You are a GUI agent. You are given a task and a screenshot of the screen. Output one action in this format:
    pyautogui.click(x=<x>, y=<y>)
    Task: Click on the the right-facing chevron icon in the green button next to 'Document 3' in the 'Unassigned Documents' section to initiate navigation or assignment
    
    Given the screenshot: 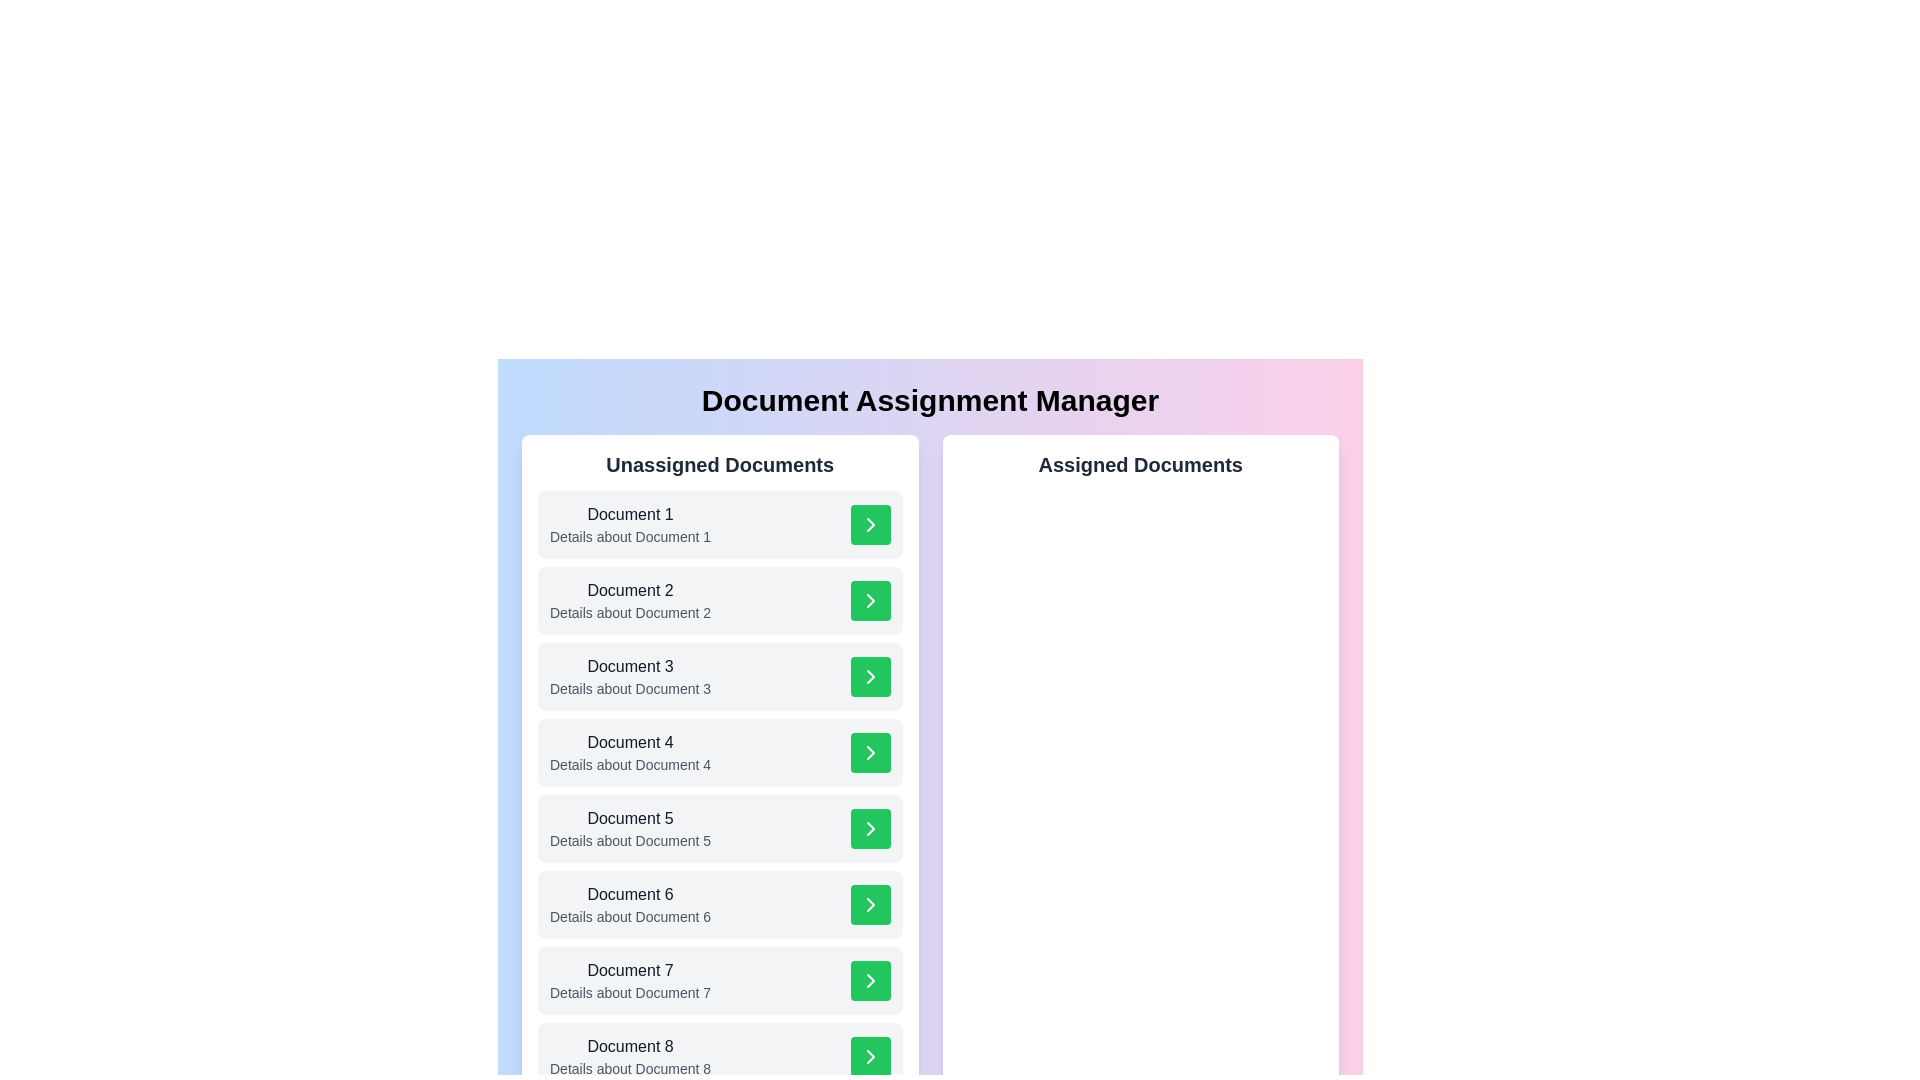 What is the action you would take?
    pyautogui.click(x=870, y=676)
    